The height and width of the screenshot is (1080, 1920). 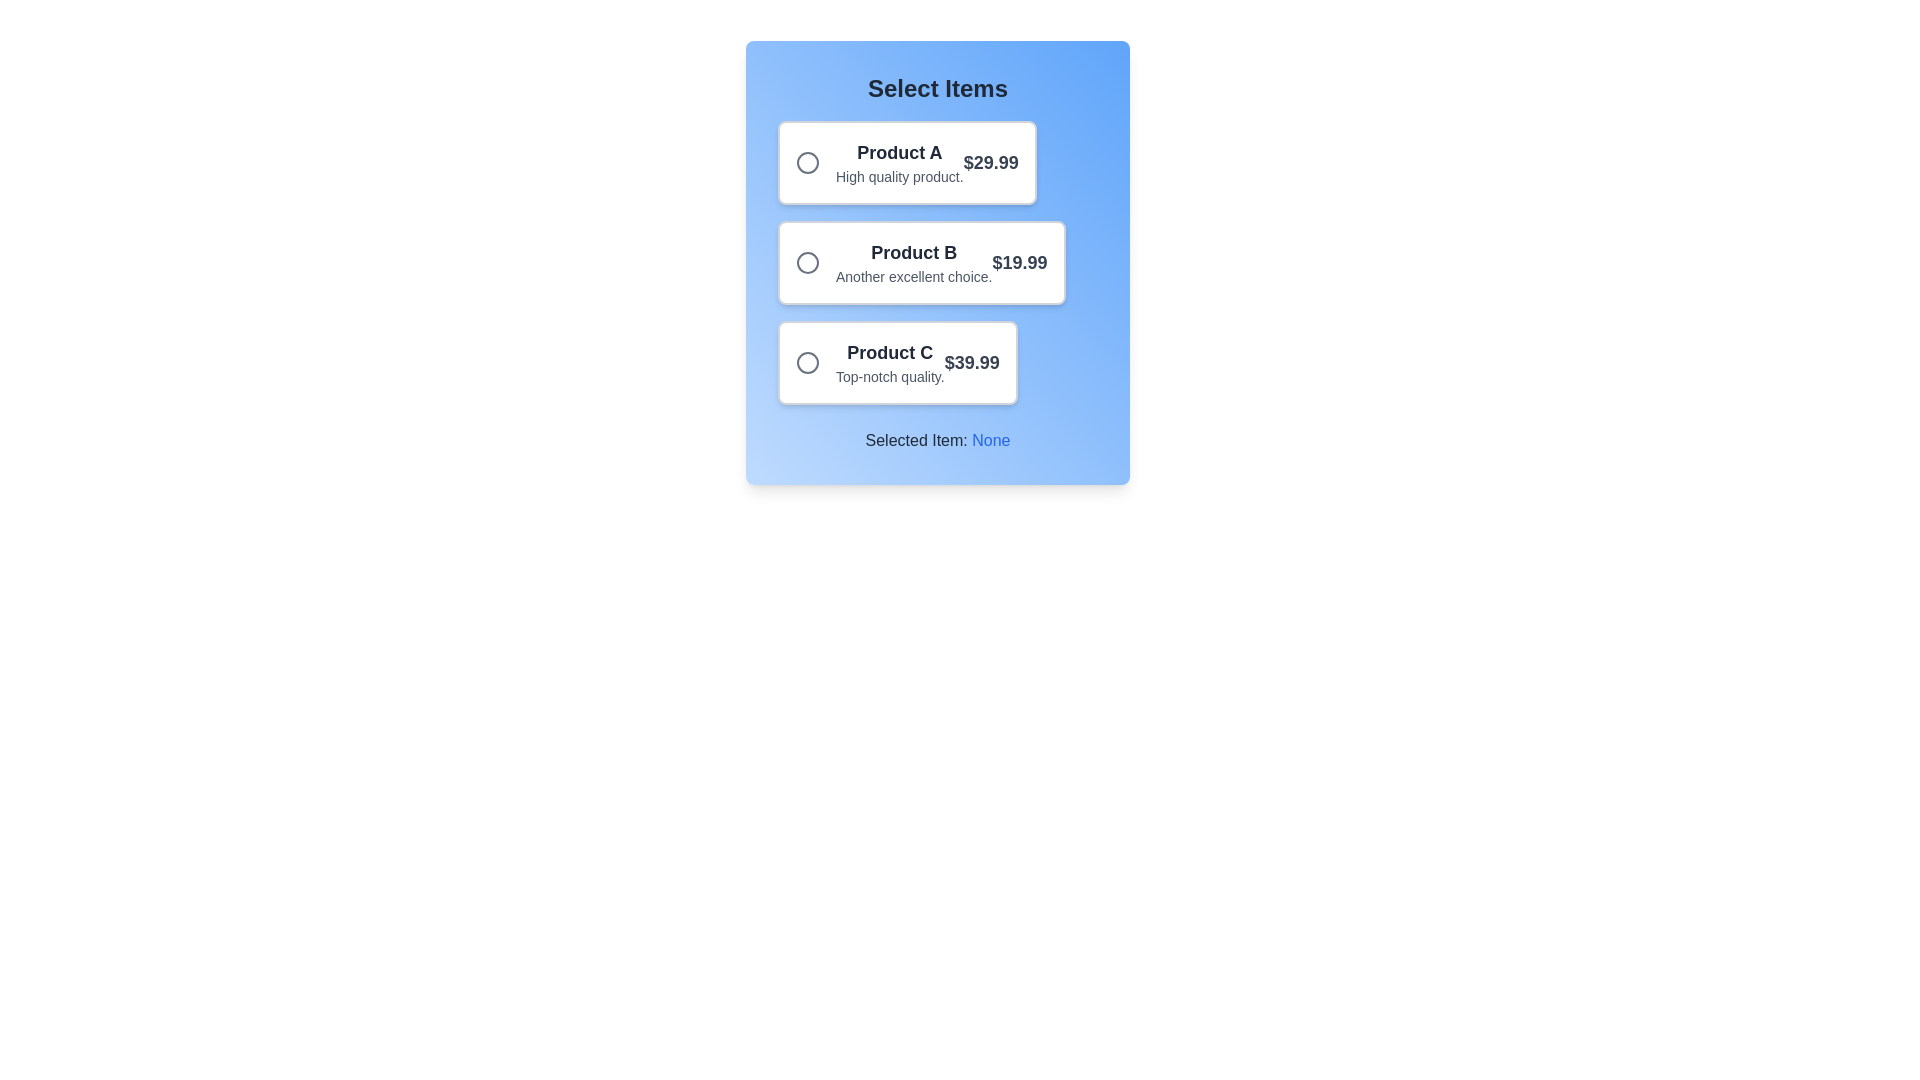 What do you see at coordinates (807, 161) in the screenshot?
I see `the Radio button to the left of the 'Product A' label` at bounding box center [807, 161].